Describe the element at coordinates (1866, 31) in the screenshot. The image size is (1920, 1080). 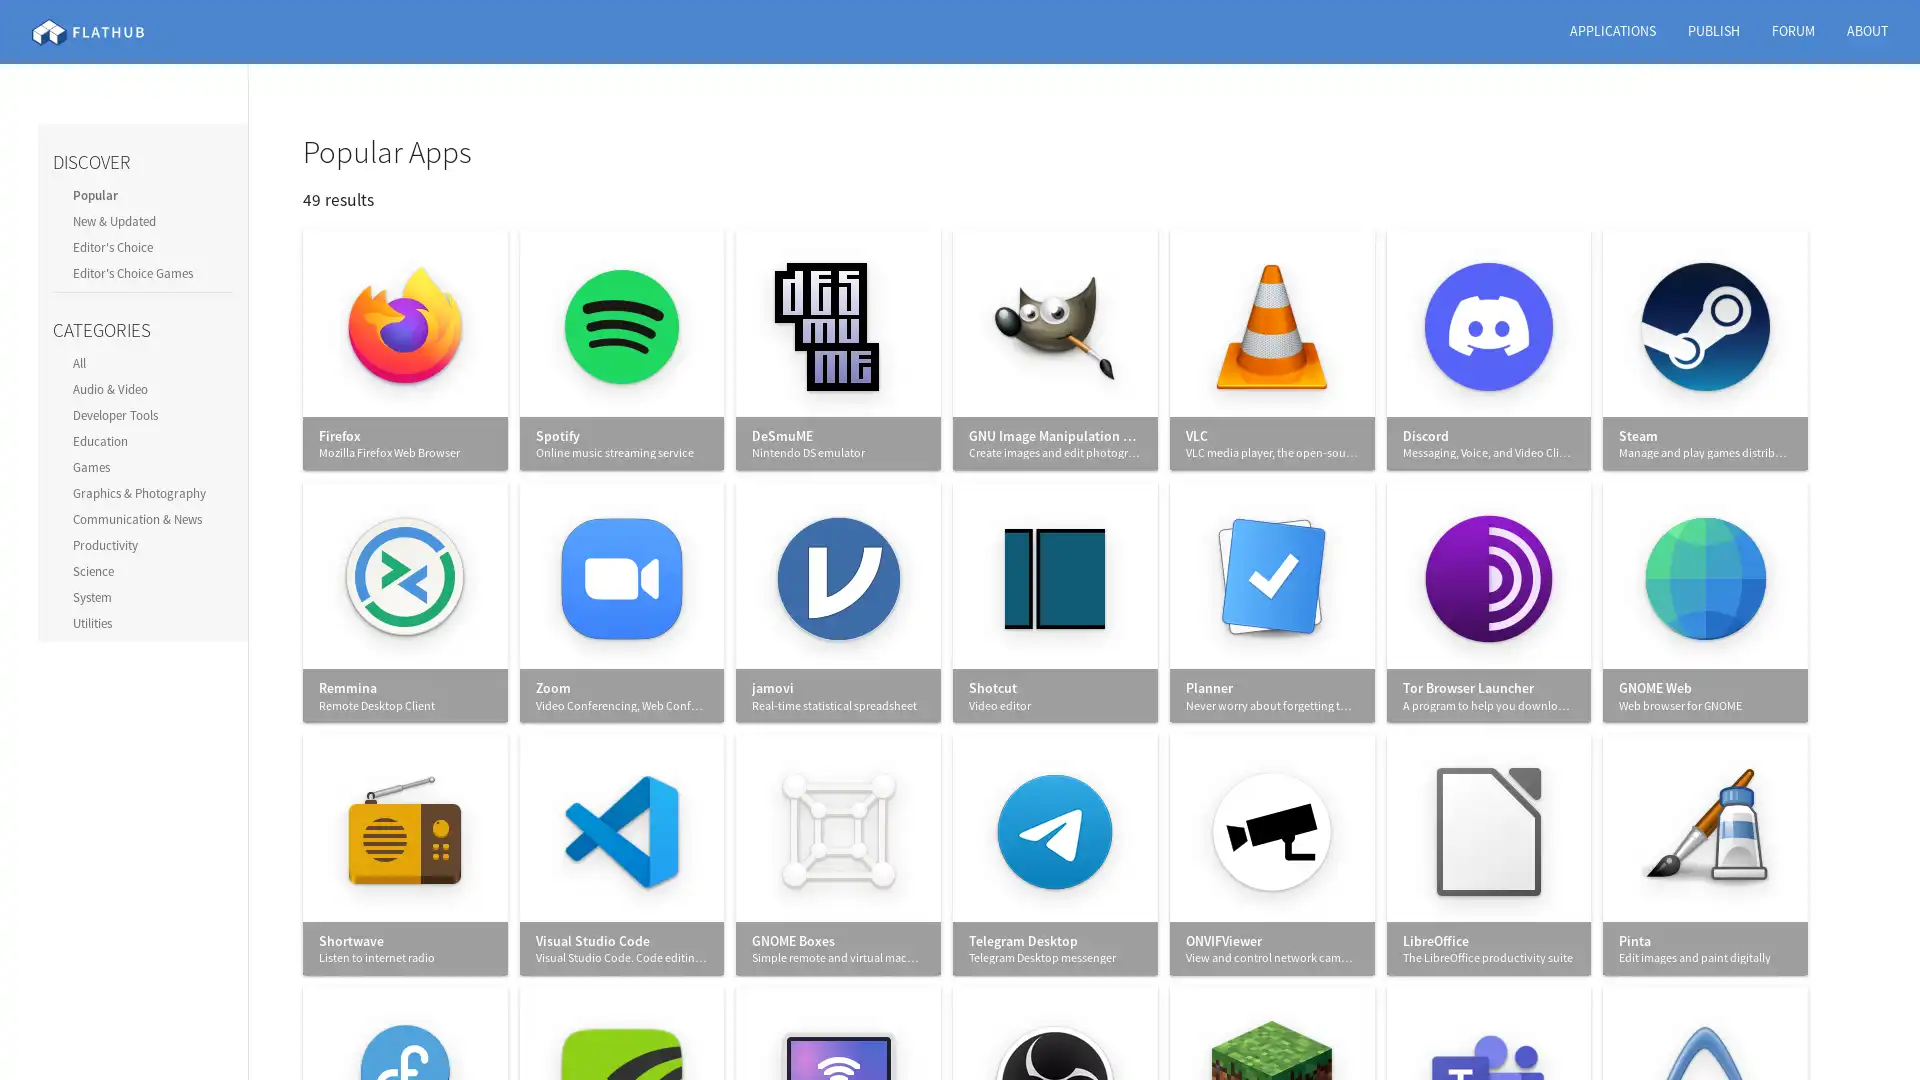
I see `ABOUT` at that location.